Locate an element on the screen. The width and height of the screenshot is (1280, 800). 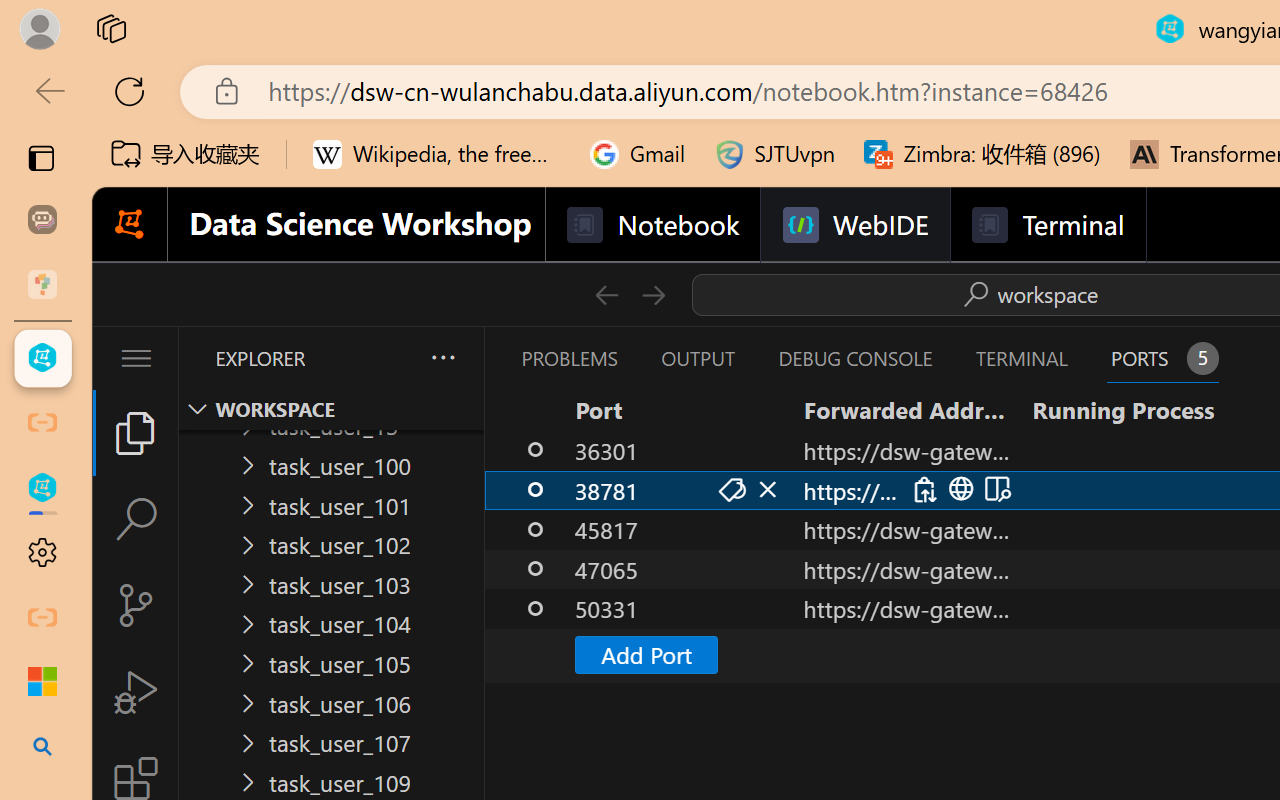
'Preview in Editor' is located at coordinates (995, 489).